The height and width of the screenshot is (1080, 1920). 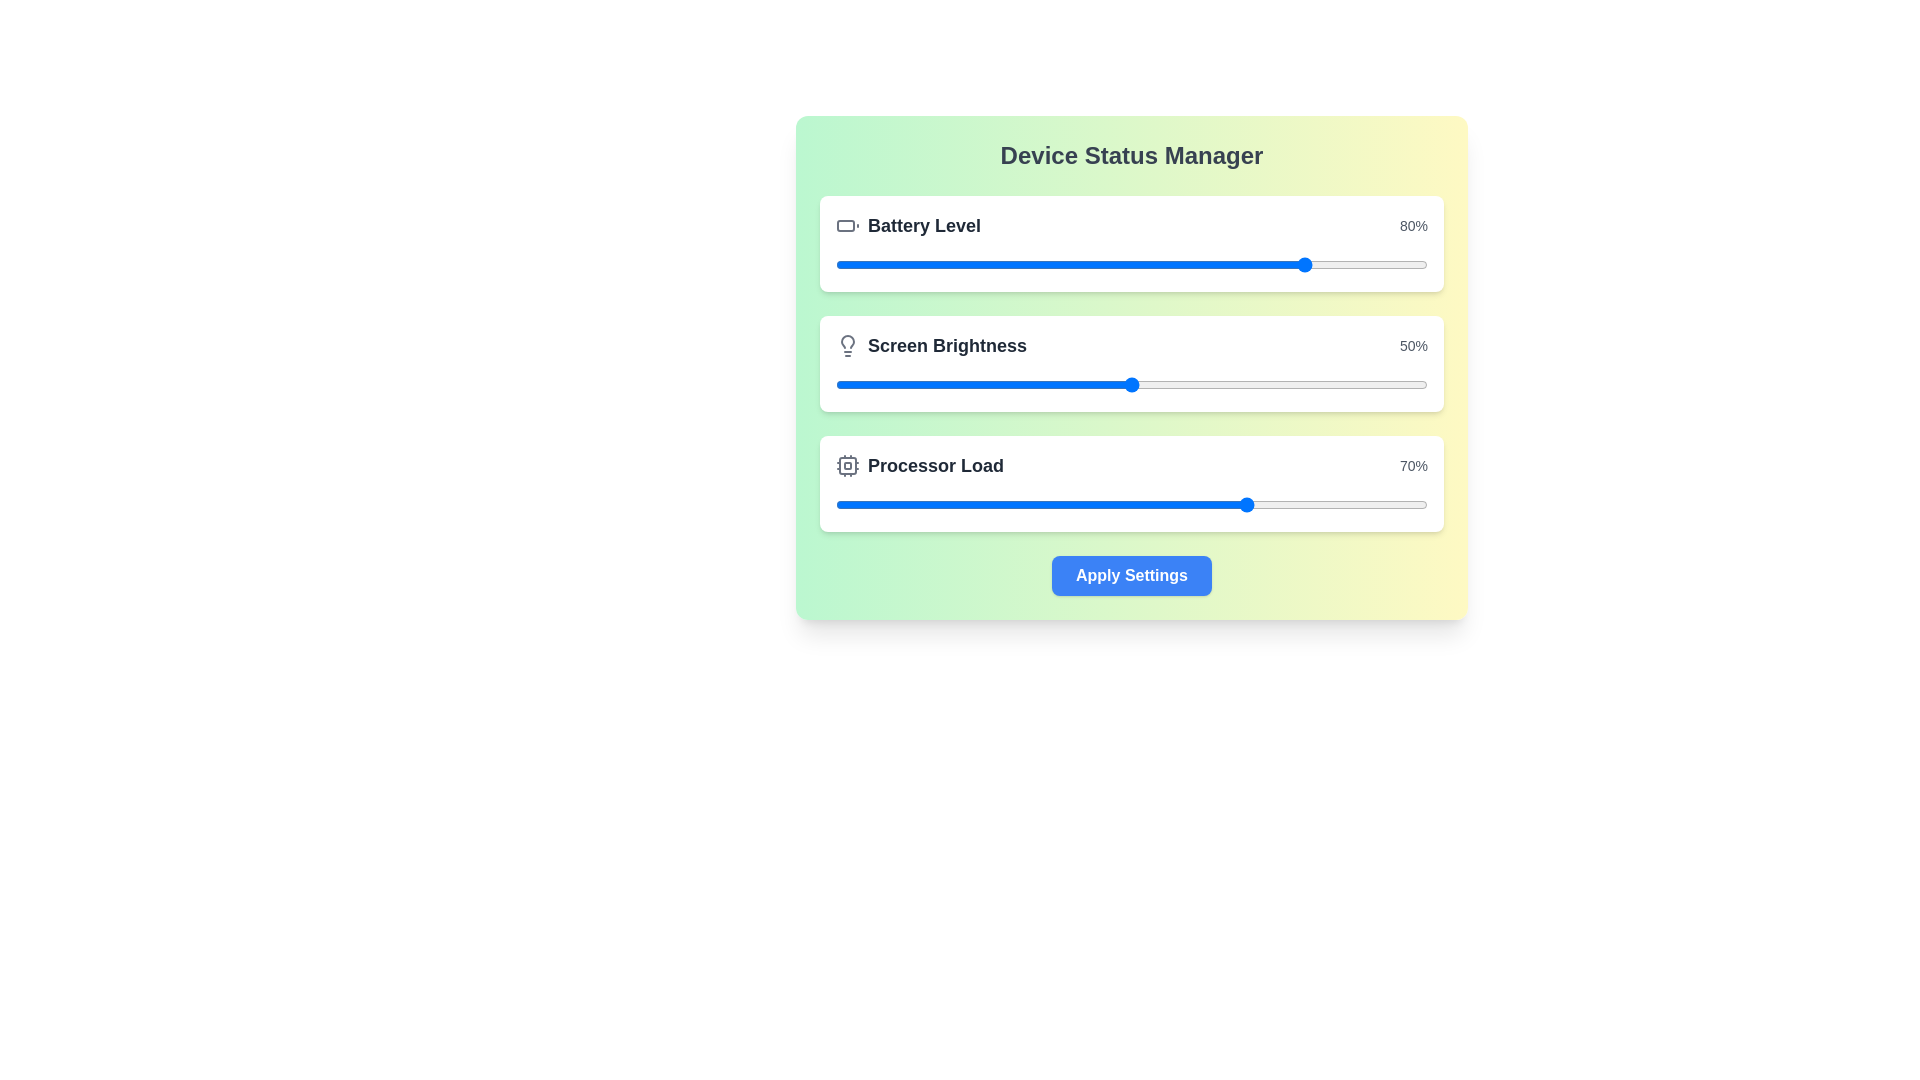 I want to click on the 'Confirm' button located at the bottom center of the green-and-yellow gradient card labeled 'Device Status Manager' to apply the settings for battery level, brightness, and processor load, so click(x=1132, y=575).